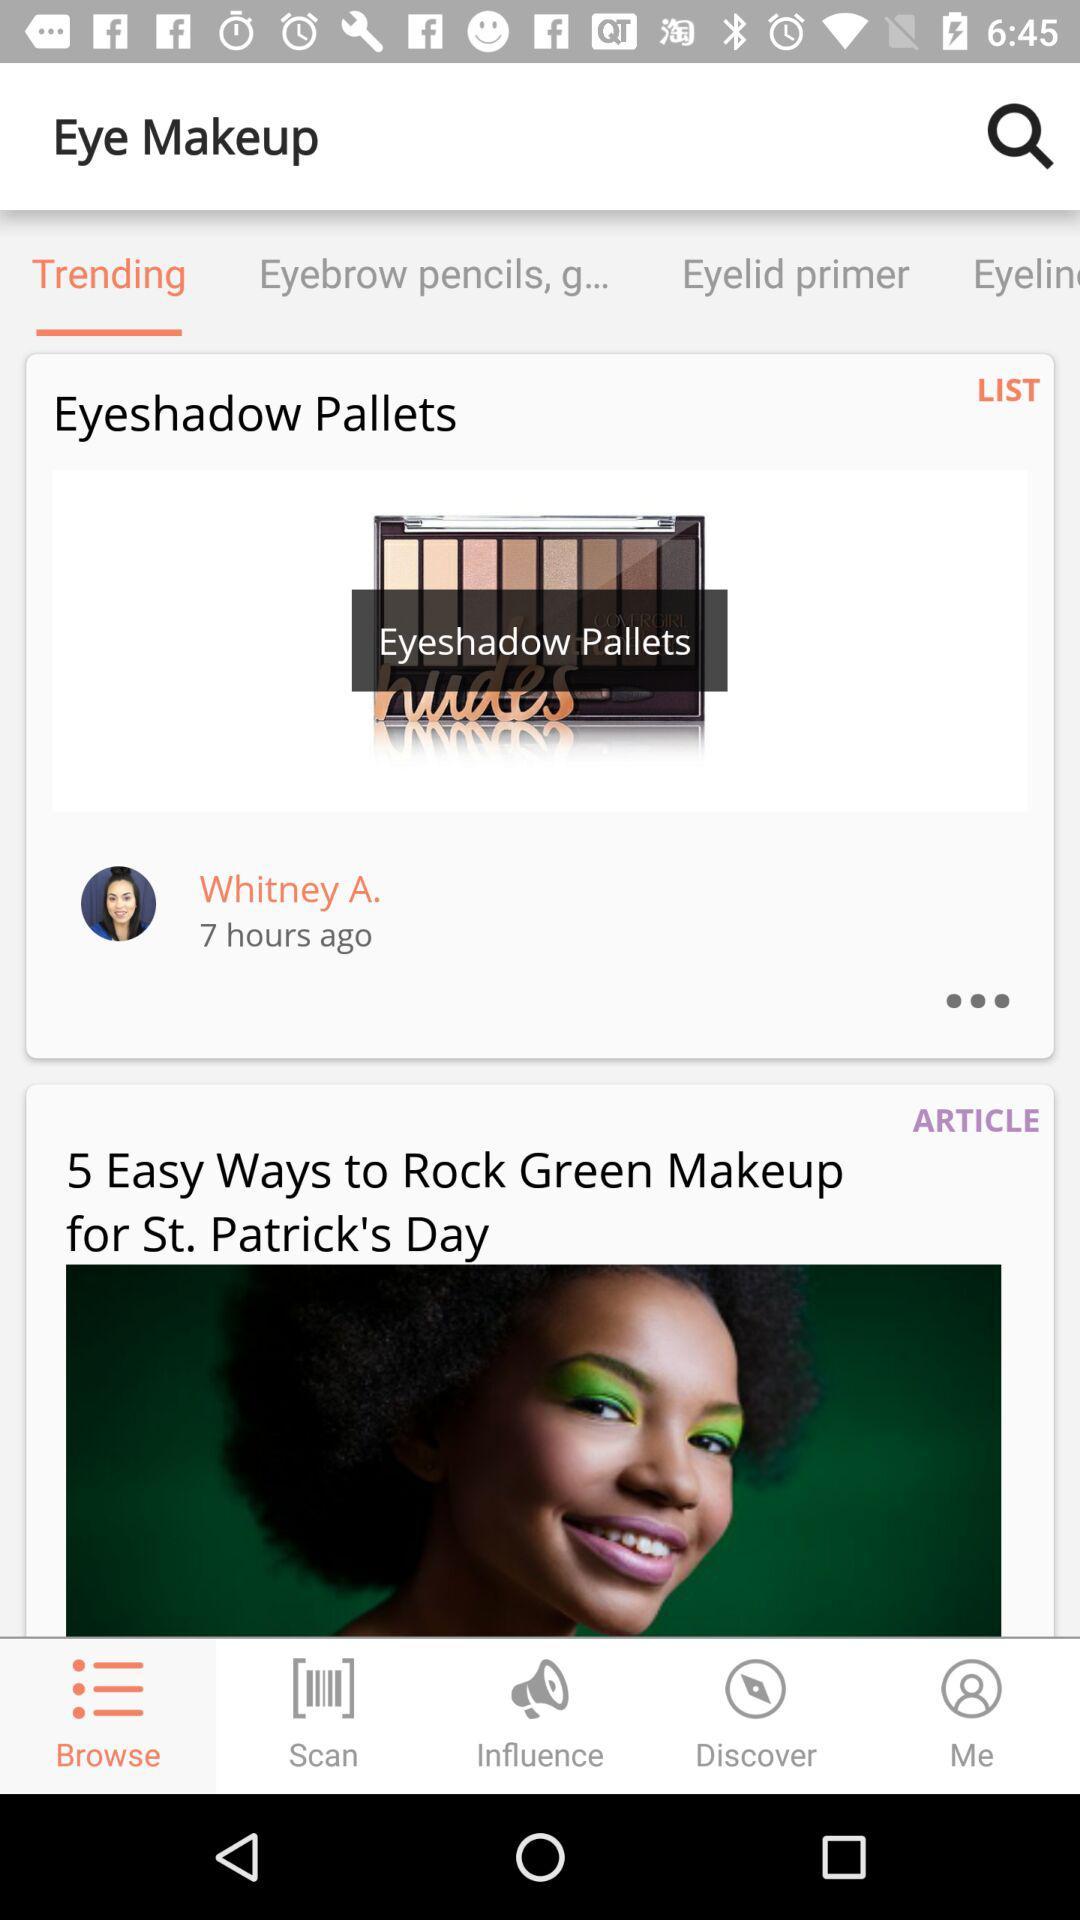  What do you see at coordinates (290, 887) in the screenshot?
I see `whitney a. item` at bounding box center [290, 887].